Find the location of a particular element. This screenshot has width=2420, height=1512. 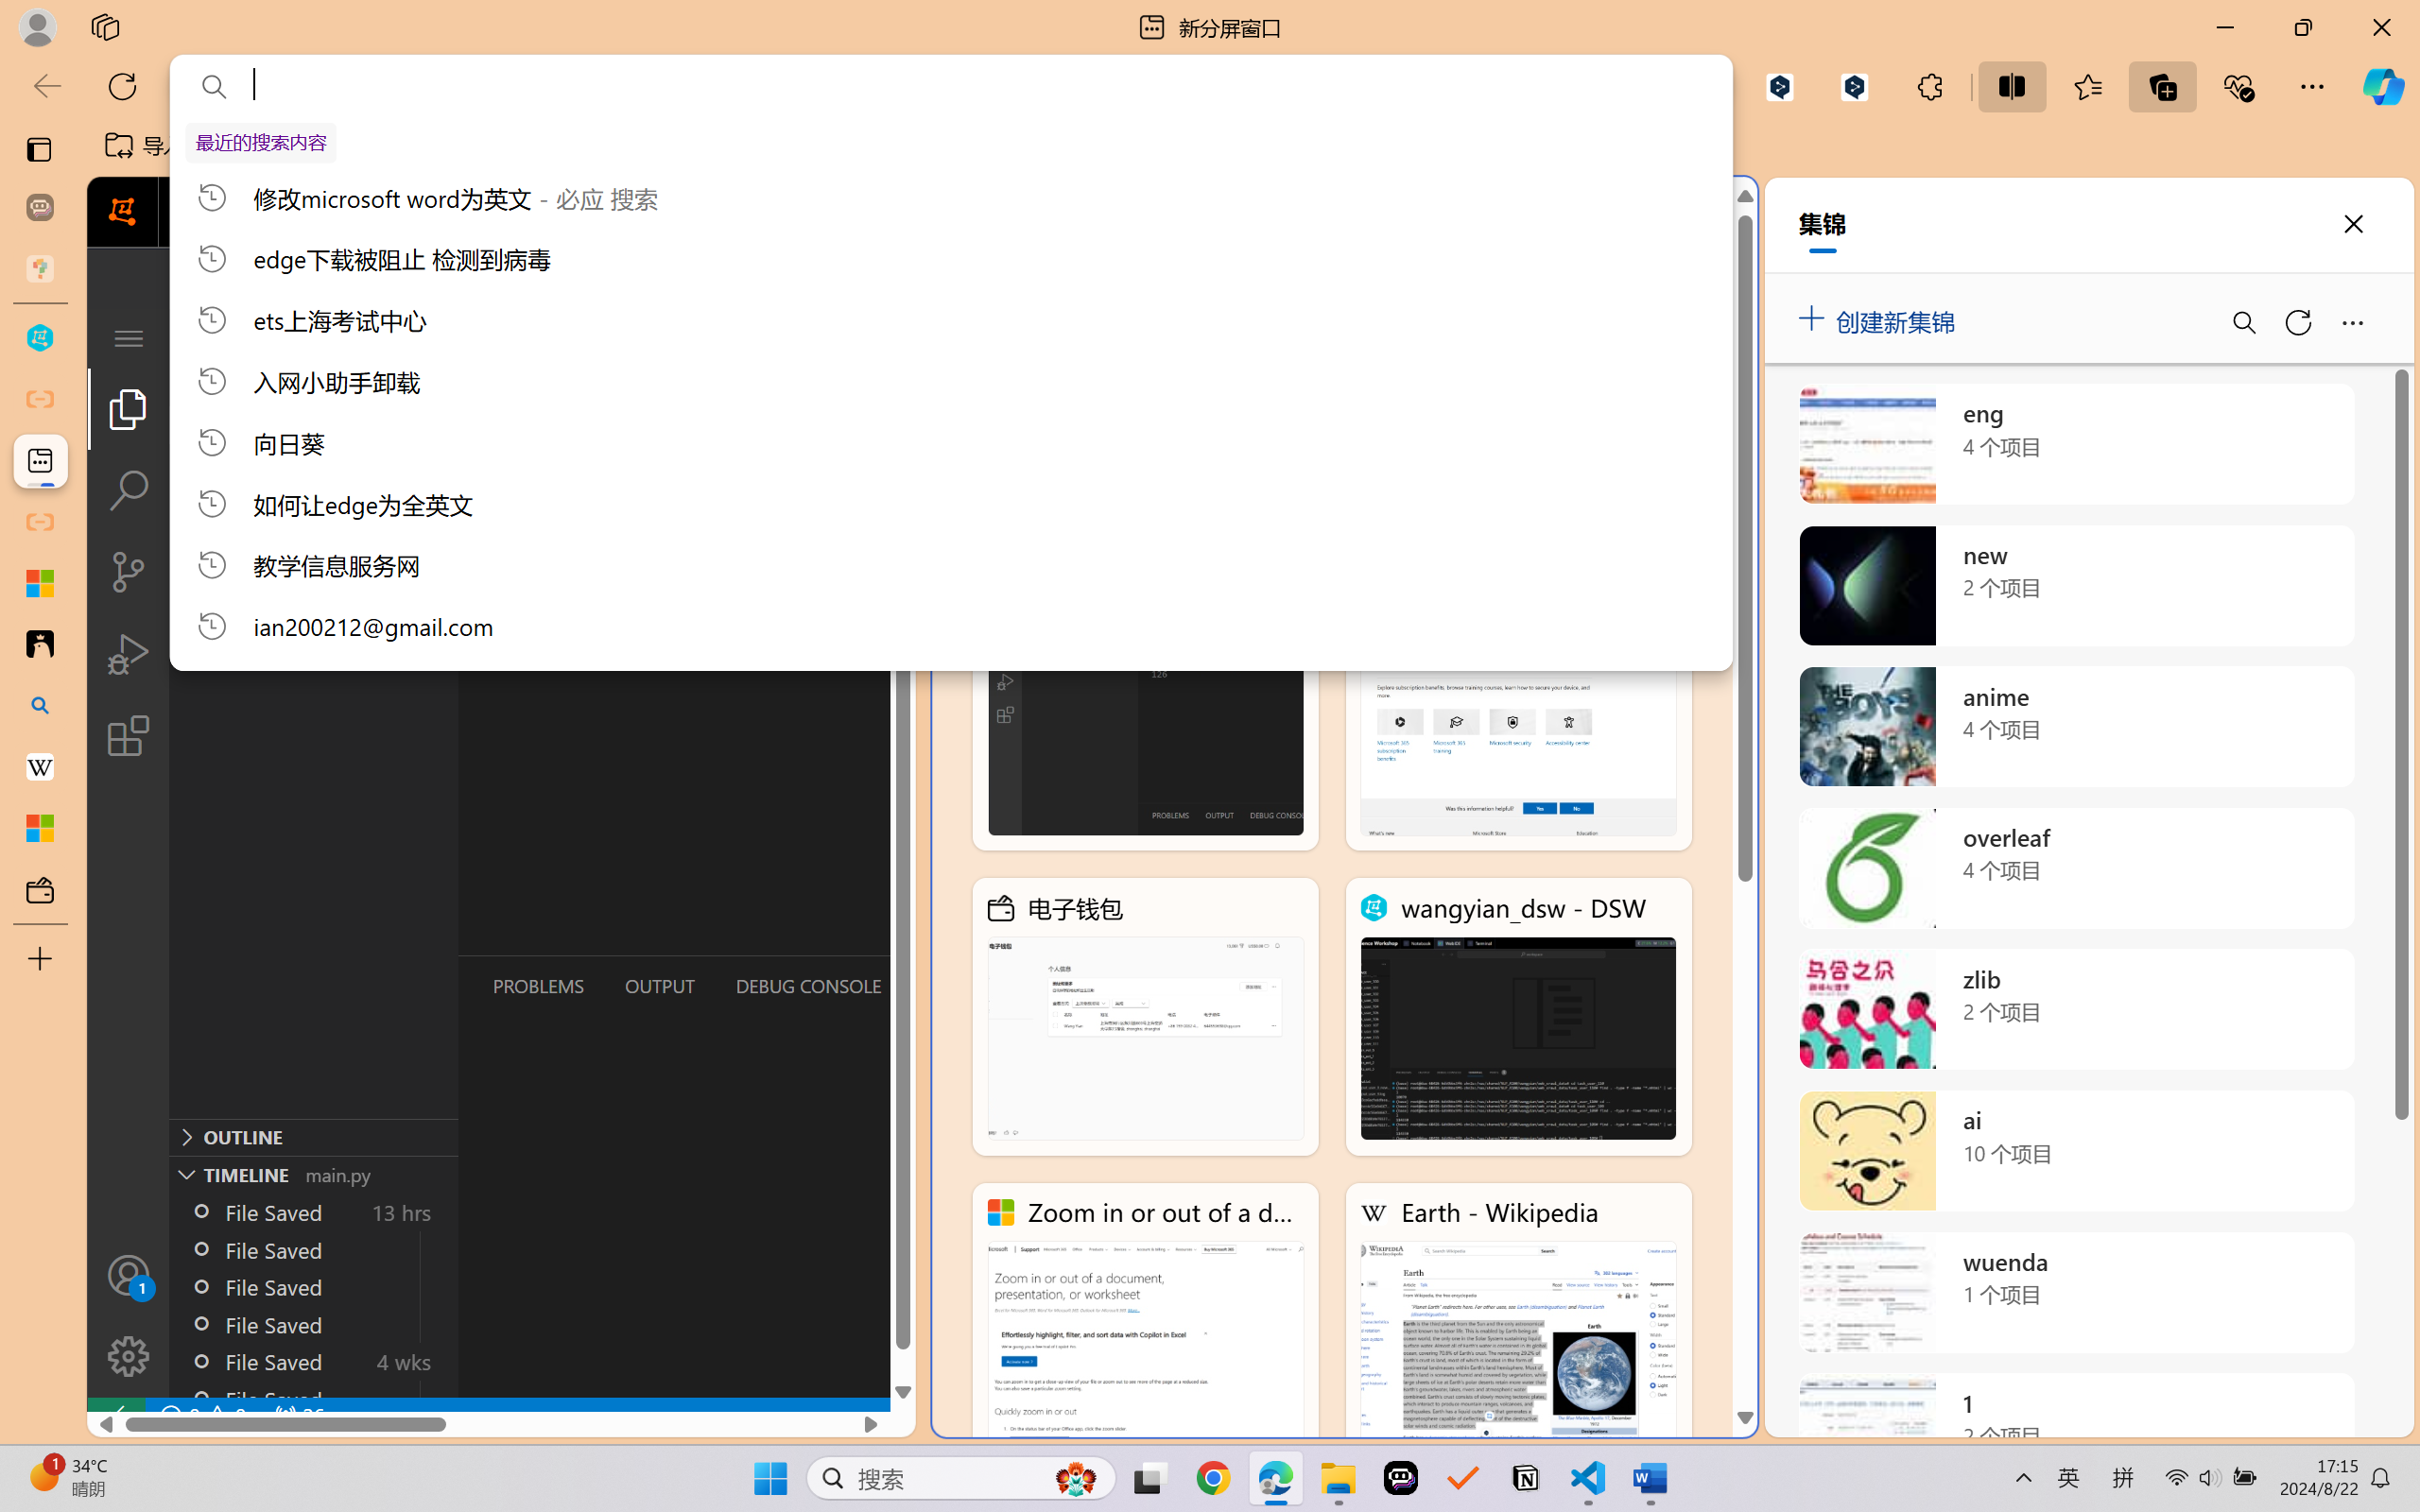

'Search (Ctrl+Shift+F)' is located at coordinates (127, 490).